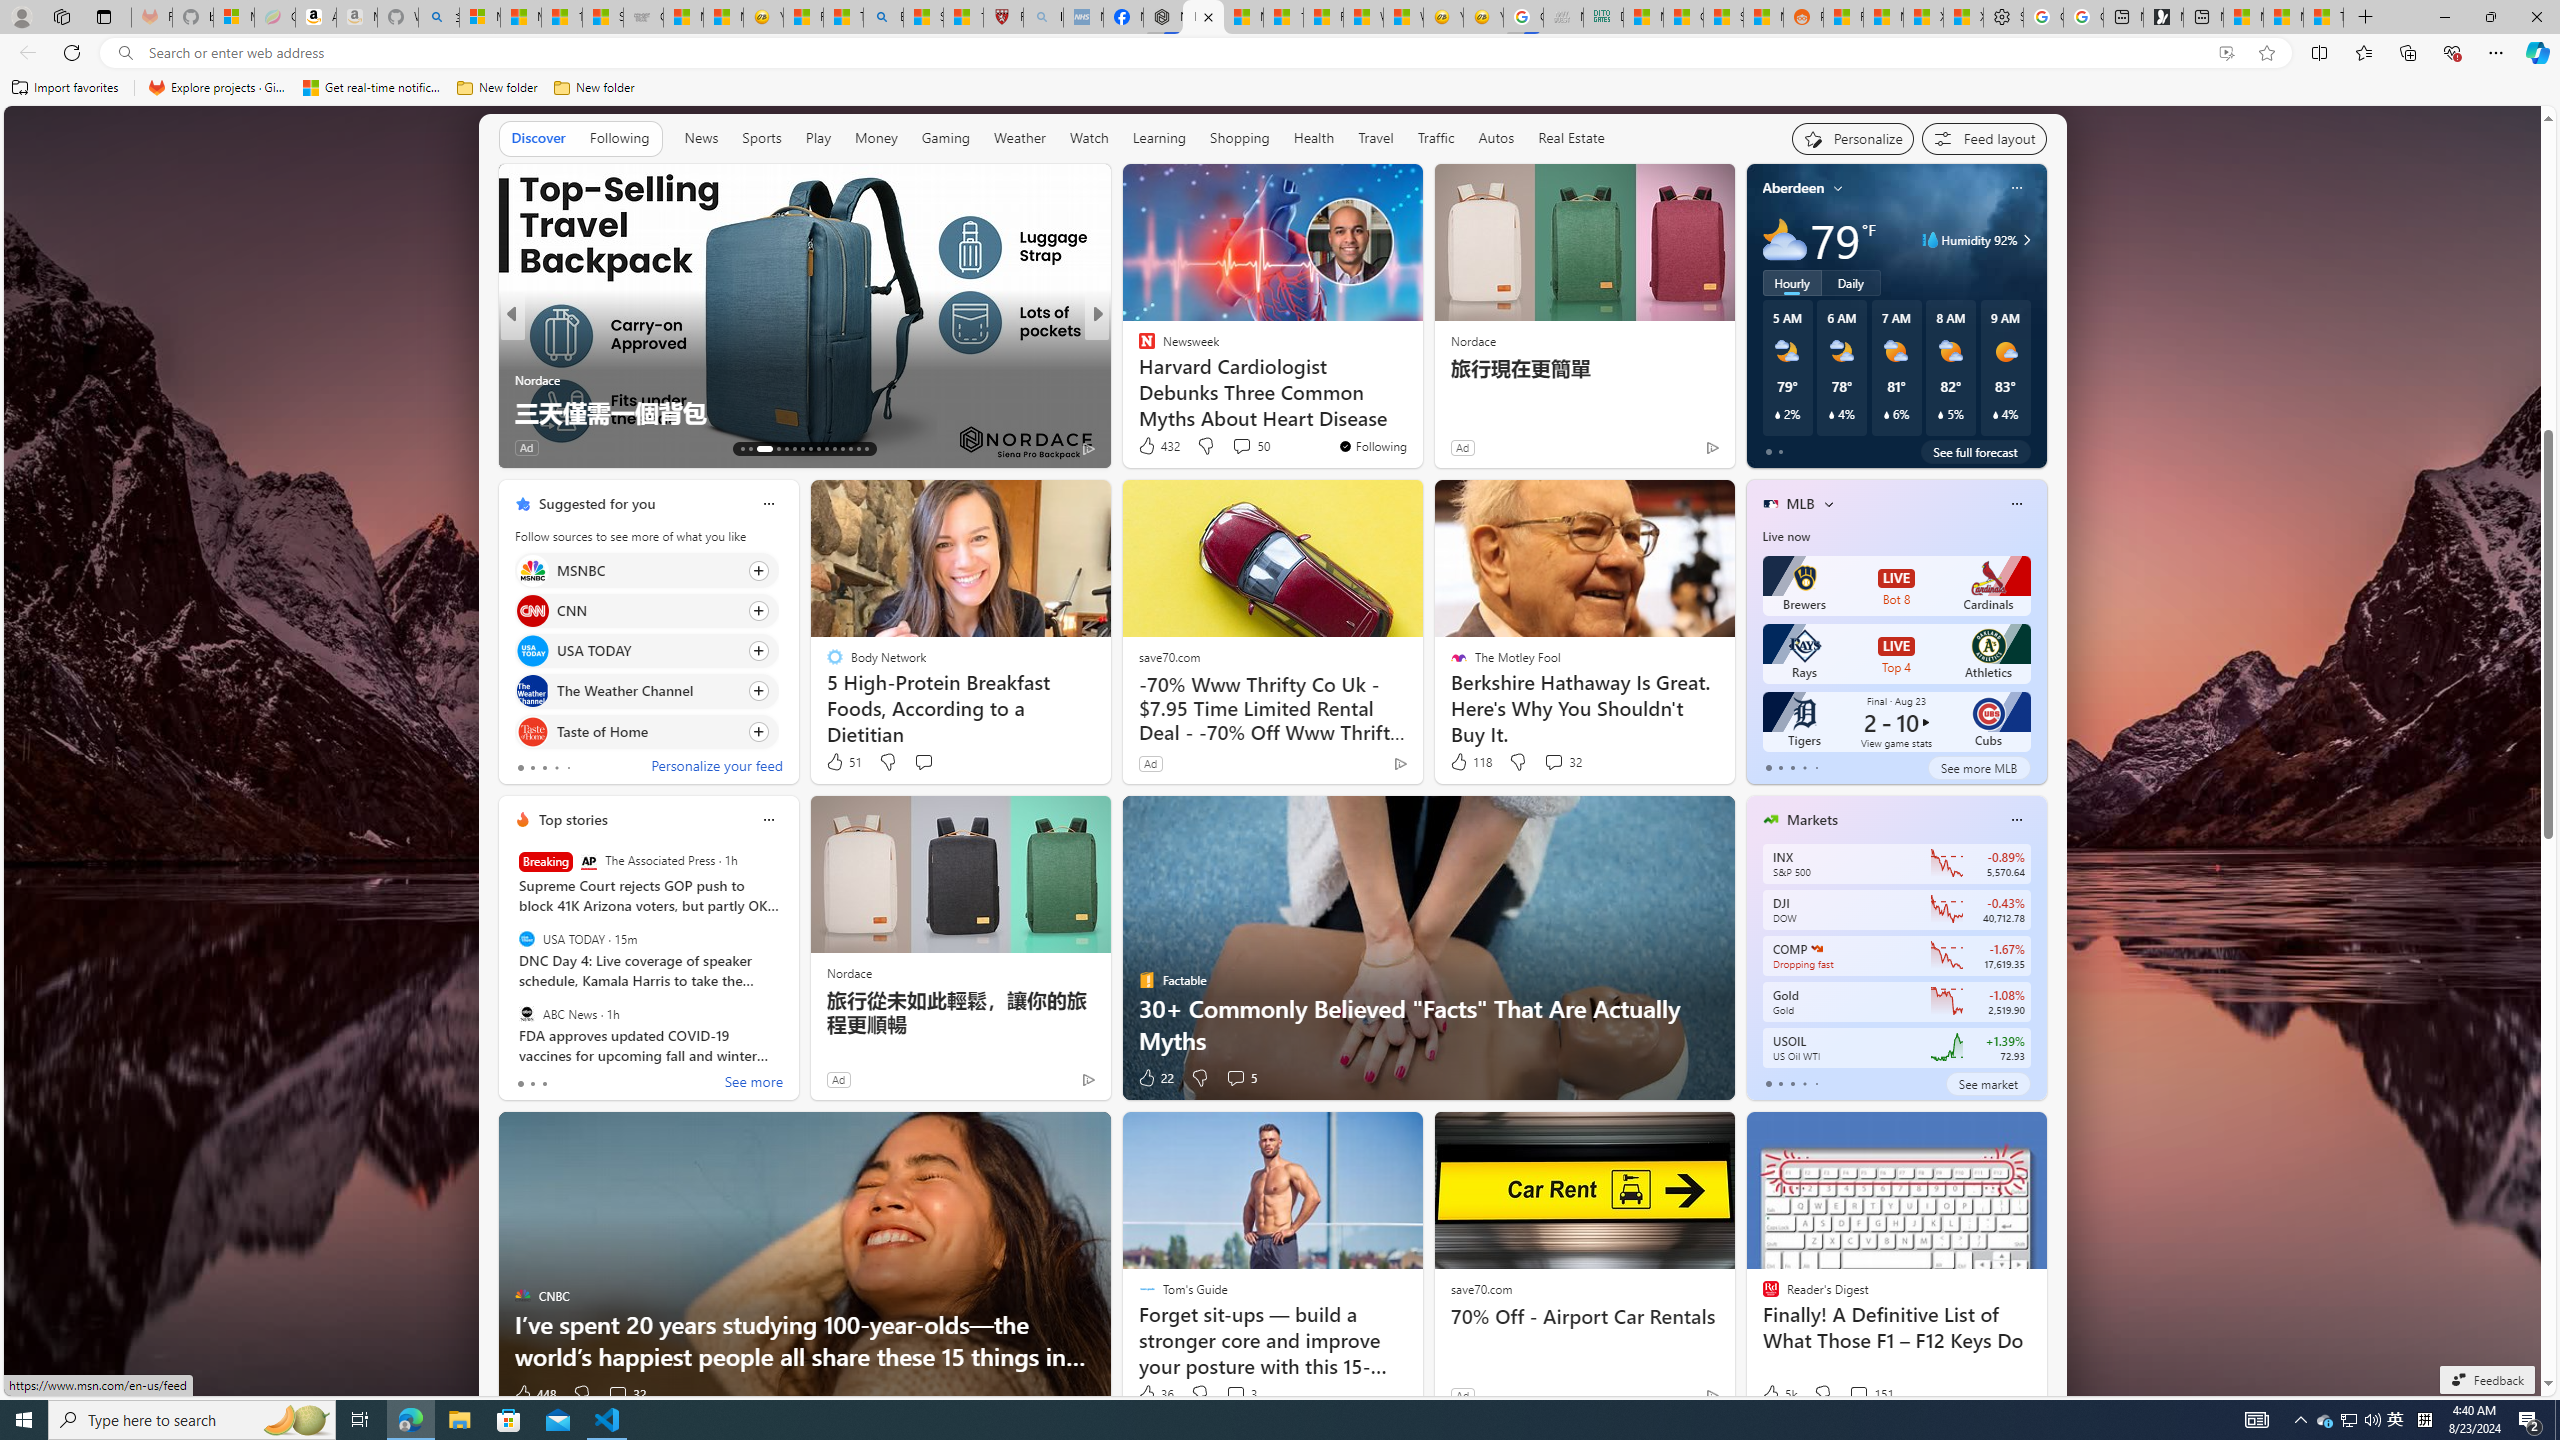 This screenshot has width=2560, height=1440. Describe the element at coordinates (1247, 447) in the screenshot. I see `'View comments 104 Comment'` at that location.